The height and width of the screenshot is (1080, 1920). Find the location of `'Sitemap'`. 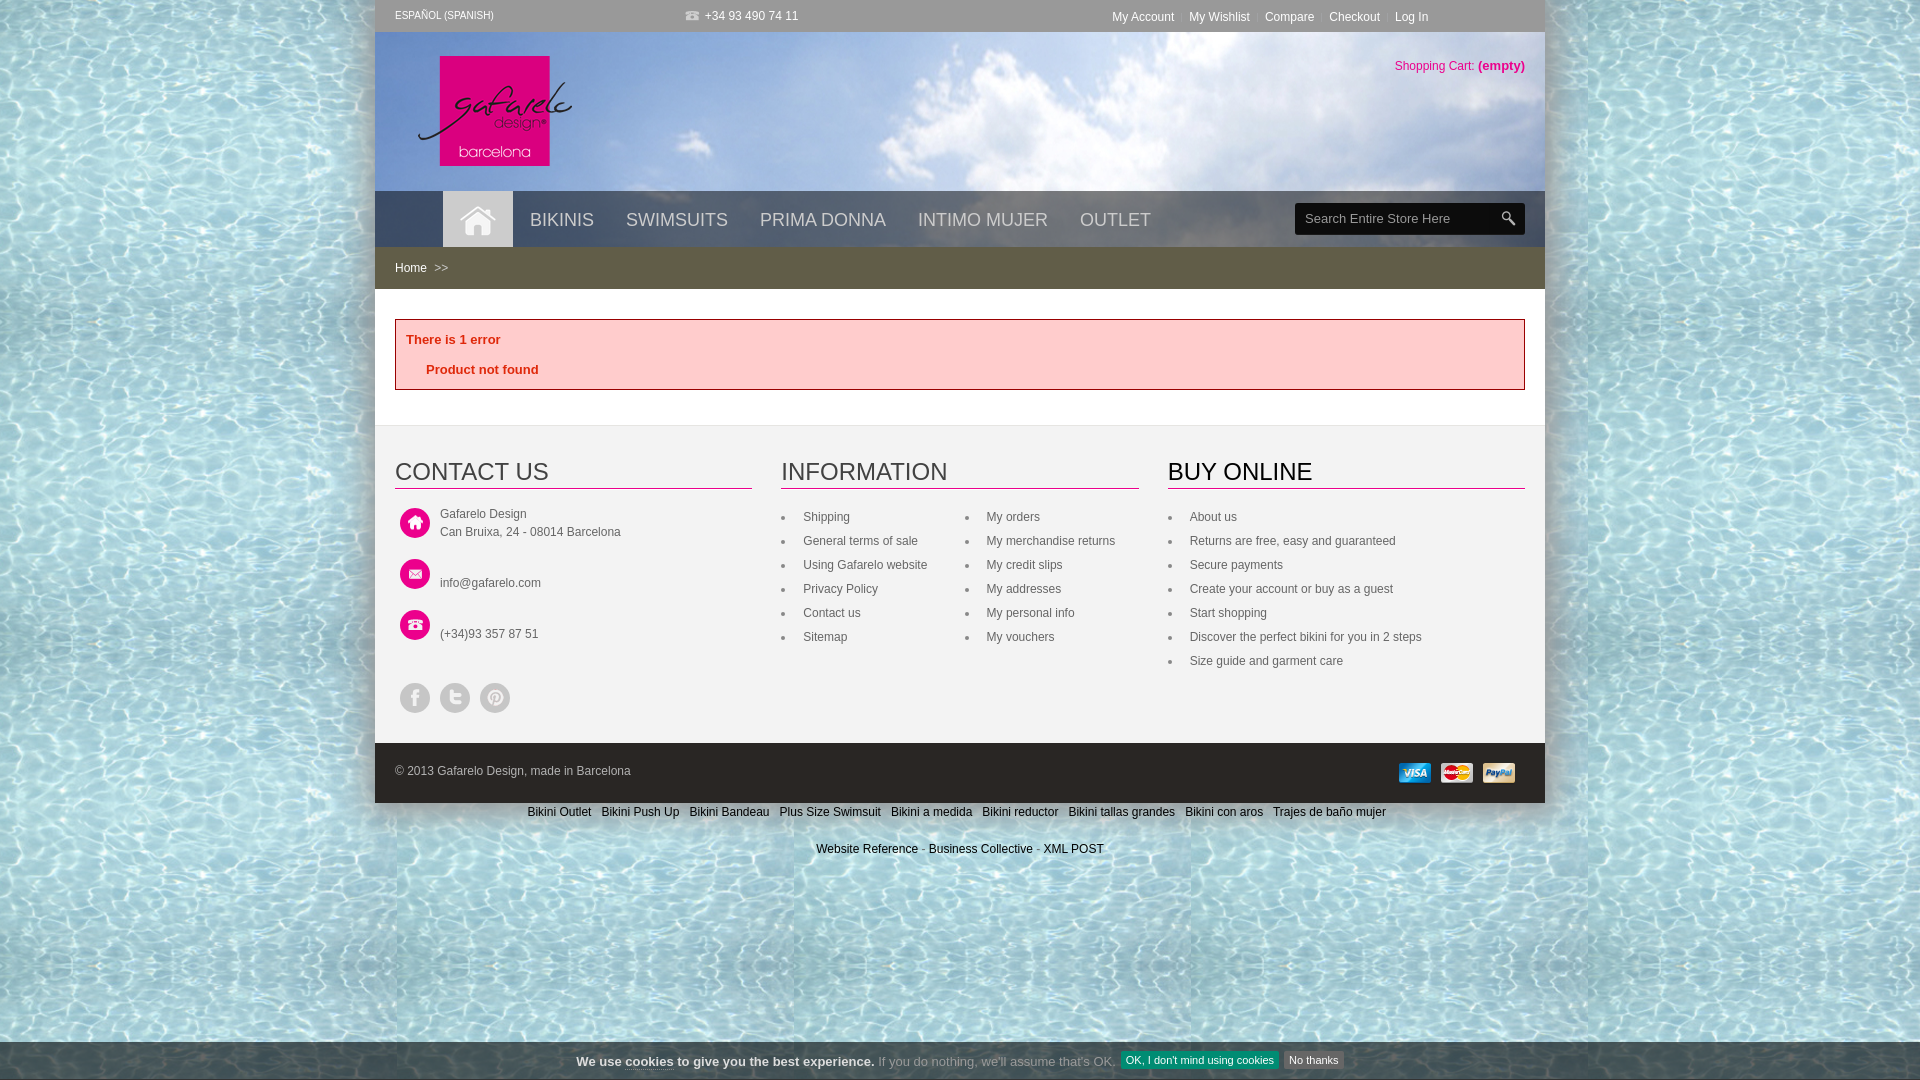

'Sitemap' is located at coordinates (796, 636).